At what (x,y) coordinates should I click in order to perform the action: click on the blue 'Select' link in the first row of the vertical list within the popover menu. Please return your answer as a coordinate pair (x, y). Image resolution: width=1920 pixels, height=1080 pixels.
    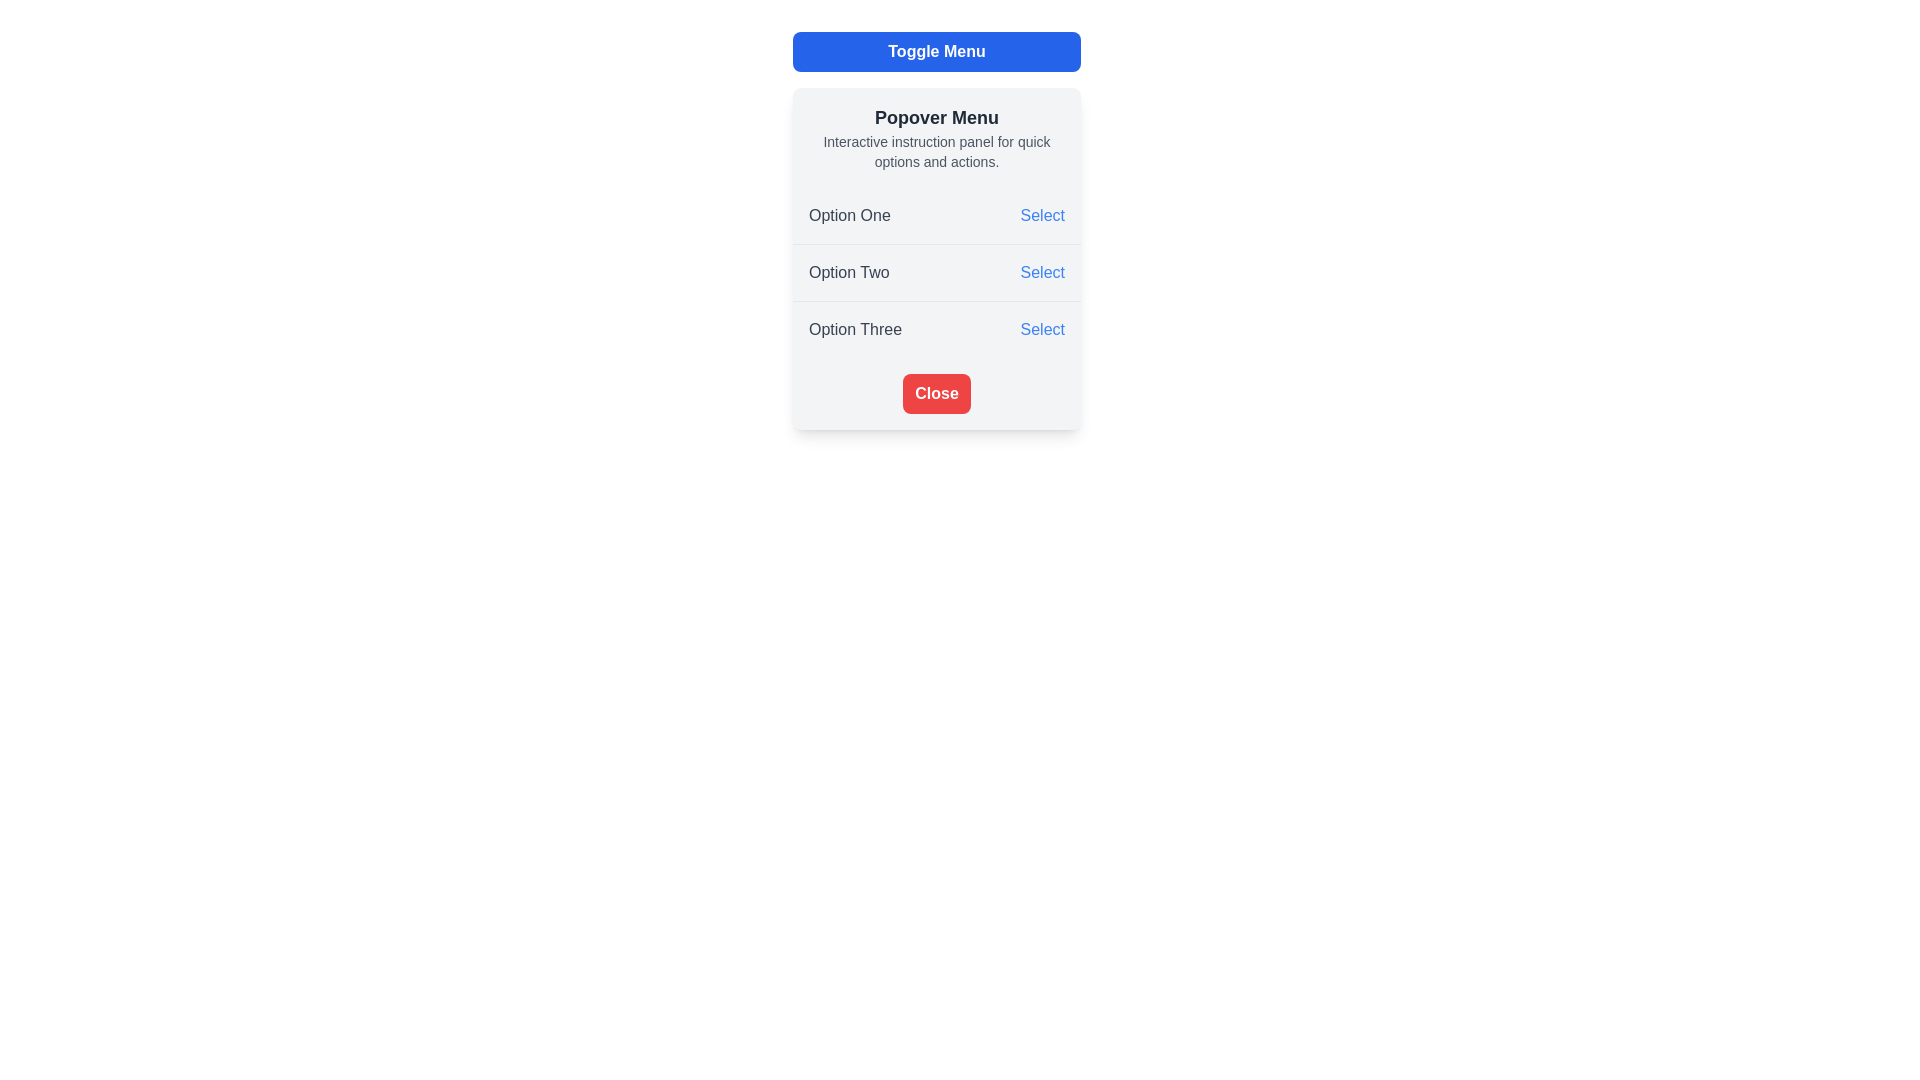
    Looking at the image, I should click on (935, 216).